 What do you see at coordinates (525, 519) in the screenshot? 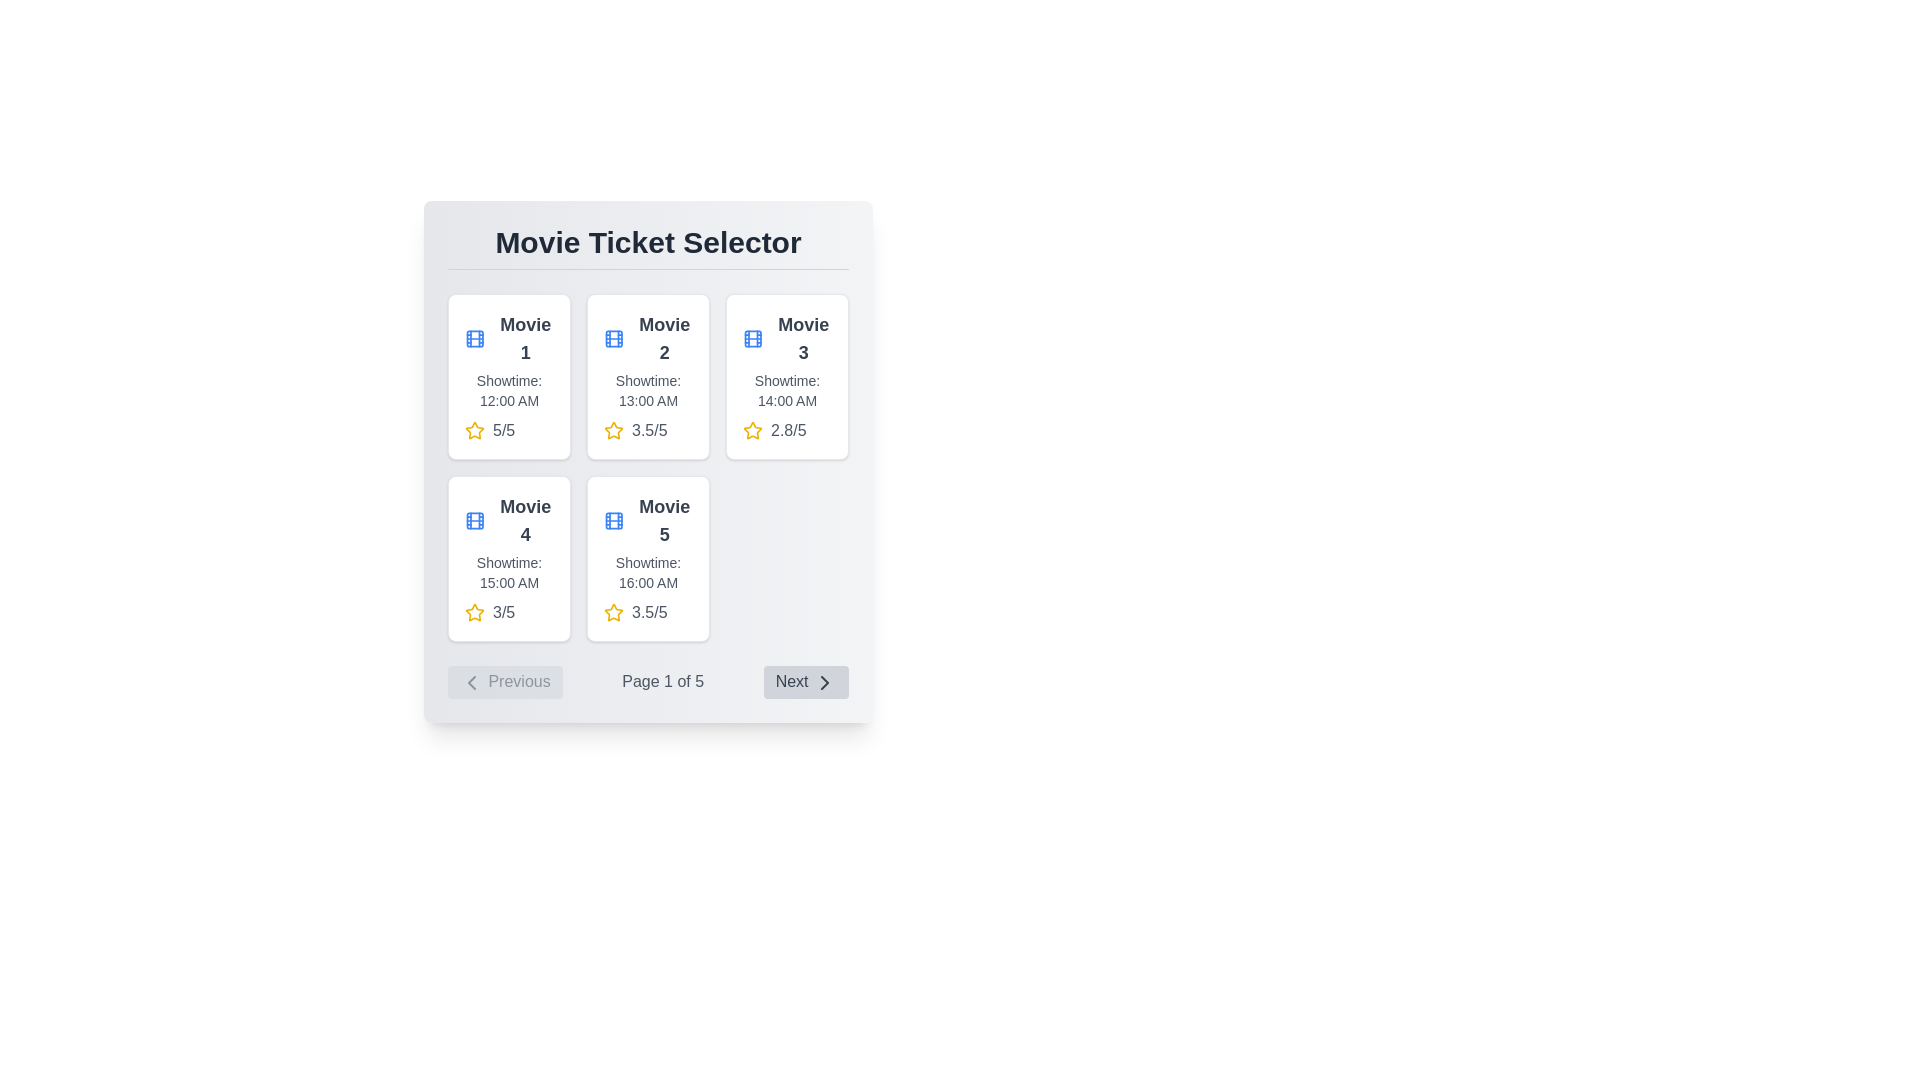
I see `text content of the movie title displayed on the card located in the second row, first column of the grid layout, which is associated with a film icon and showtime information` at bounding box center [525, 519].